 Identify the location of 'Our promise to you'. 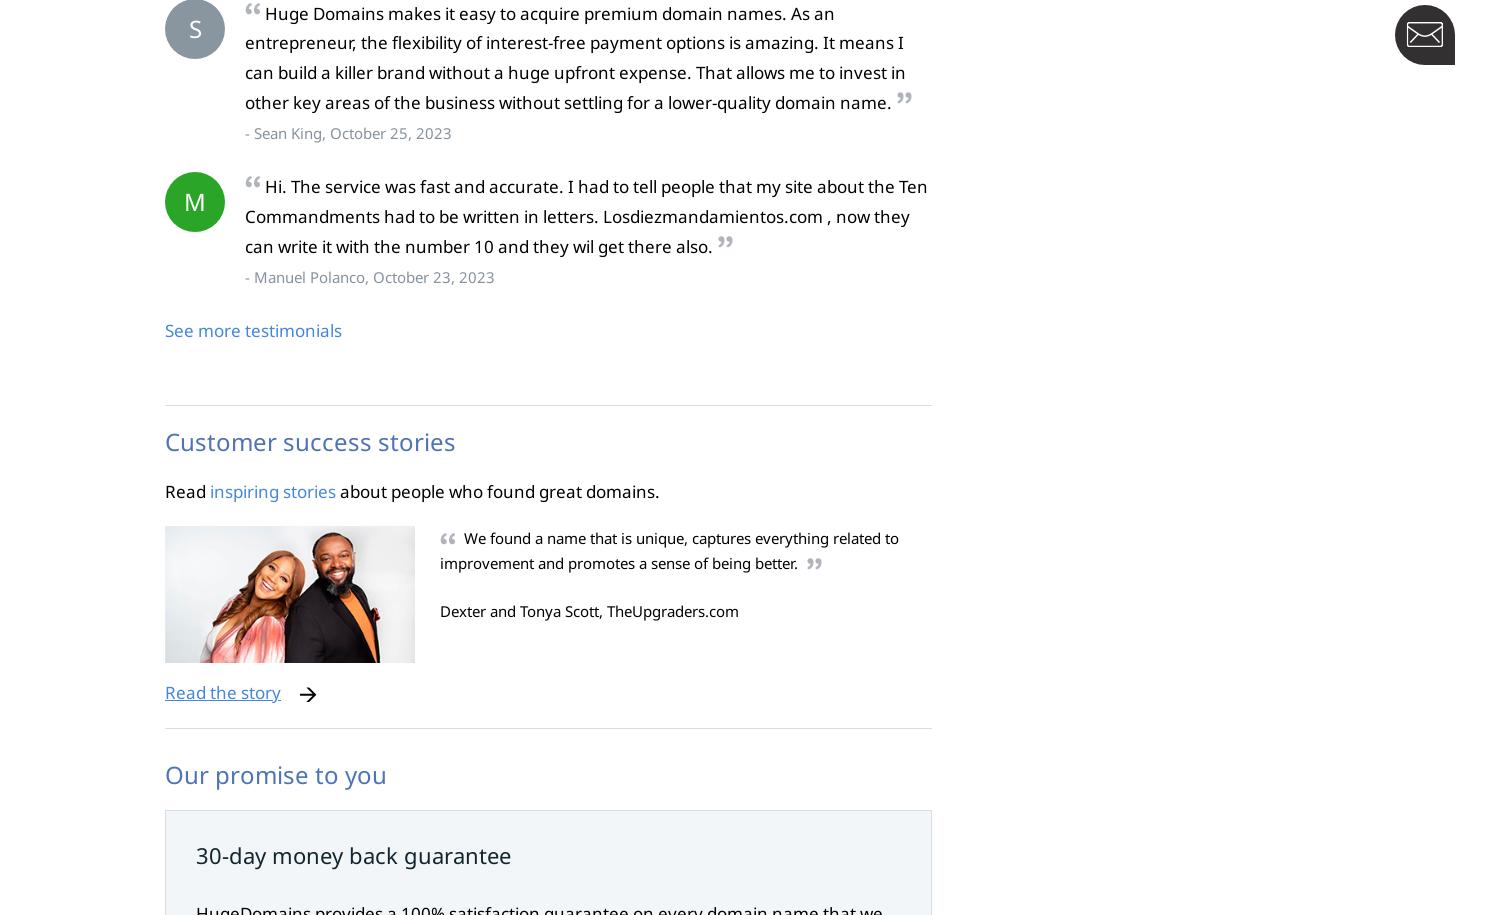
(276, 772).